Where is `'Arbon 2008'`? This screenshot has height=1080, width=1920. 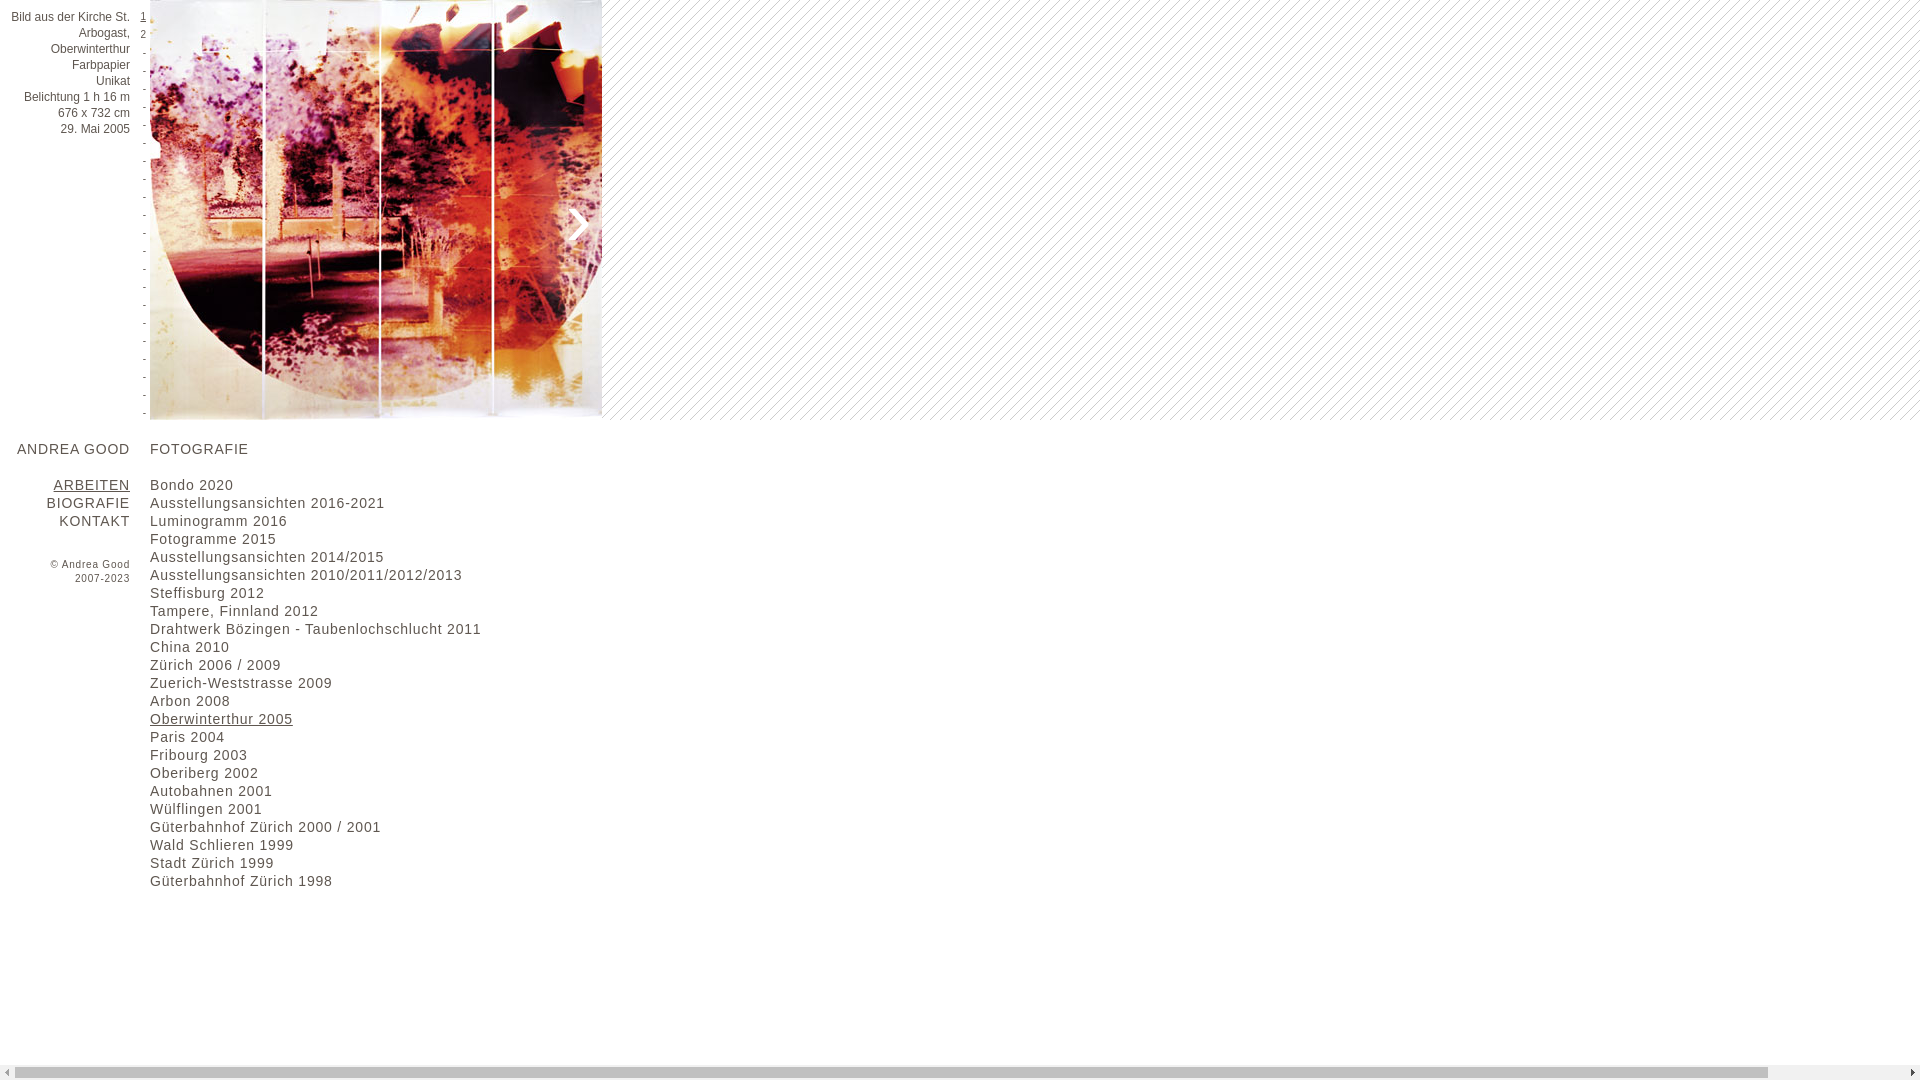
'Arbon 2008' is located at coordinates (190, 700).